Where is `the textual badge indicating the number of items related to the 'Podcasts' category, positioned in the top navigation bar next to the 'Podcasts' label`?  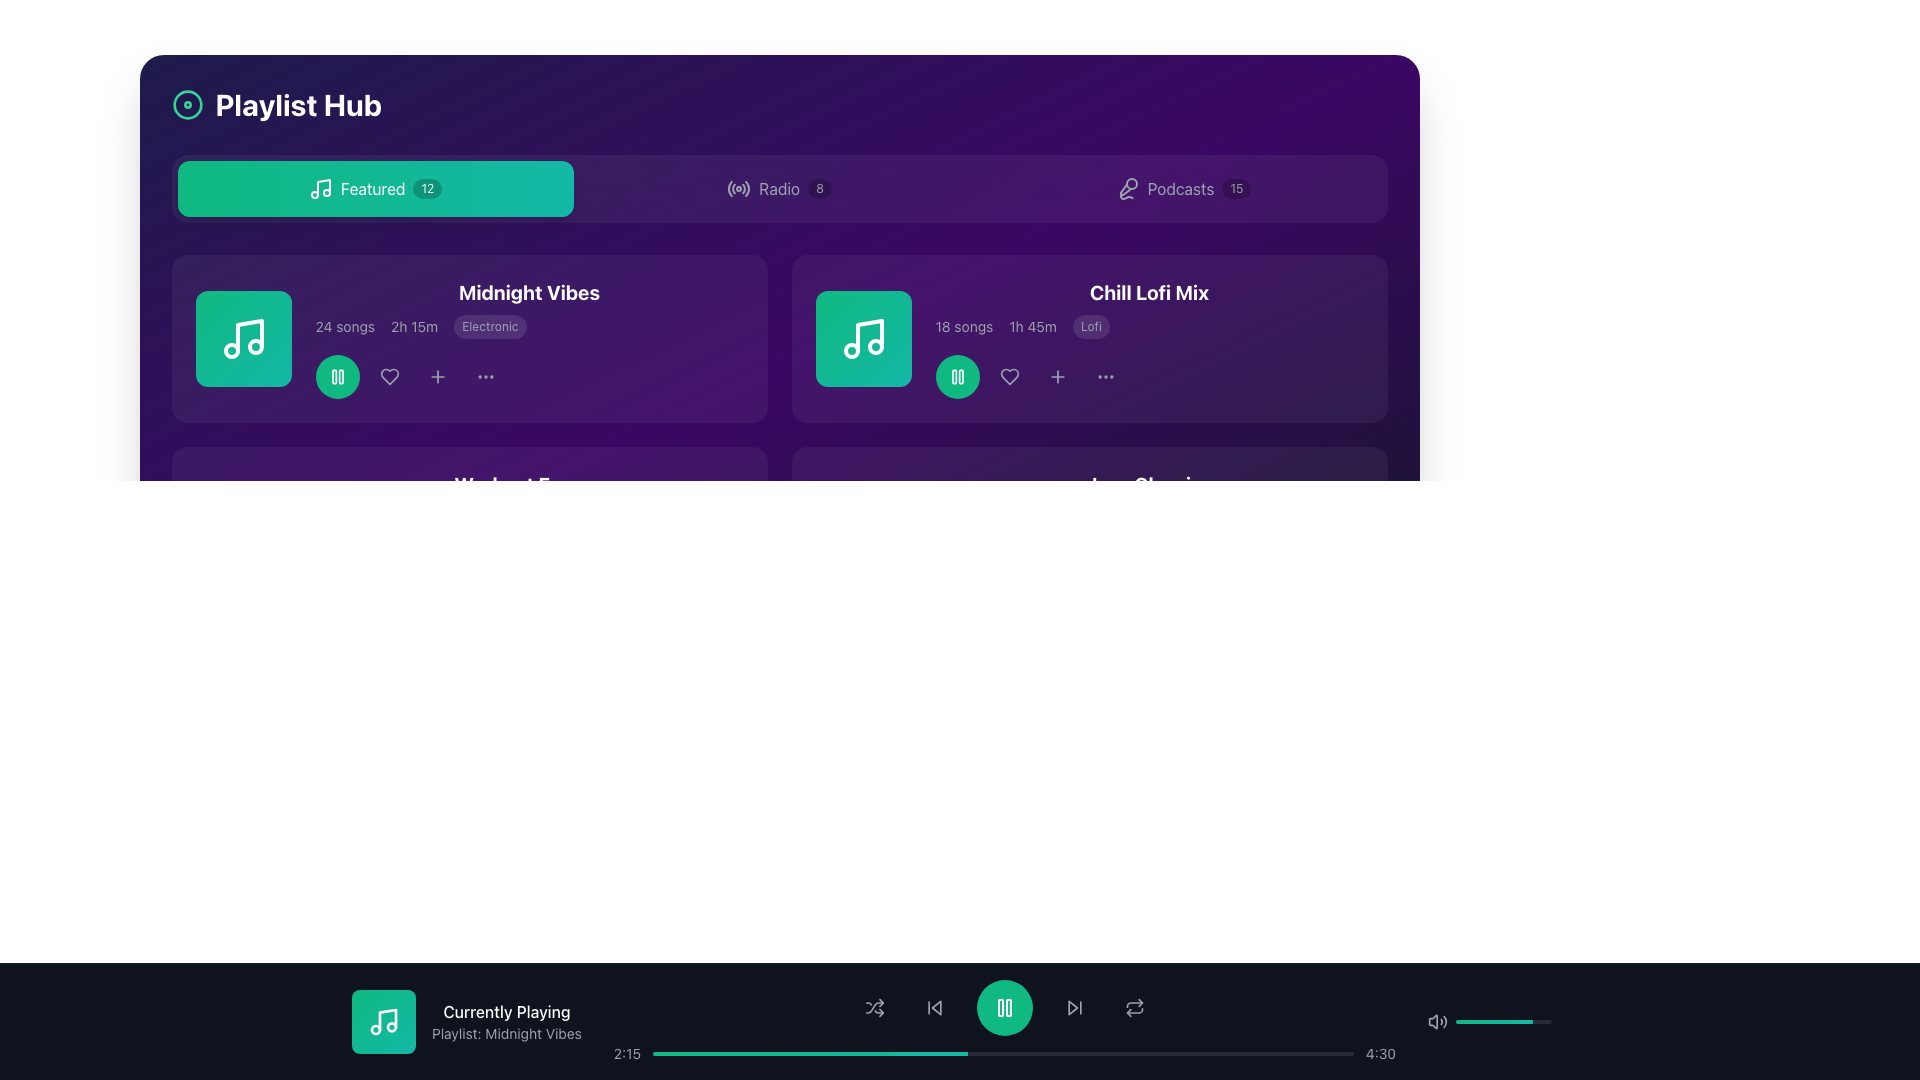 the textual badge indicating the number of items related to the 'Podcasts' category, positioned in the top navigation bar next to the 'Podcasts' label is located at coordinates (1235, 189).